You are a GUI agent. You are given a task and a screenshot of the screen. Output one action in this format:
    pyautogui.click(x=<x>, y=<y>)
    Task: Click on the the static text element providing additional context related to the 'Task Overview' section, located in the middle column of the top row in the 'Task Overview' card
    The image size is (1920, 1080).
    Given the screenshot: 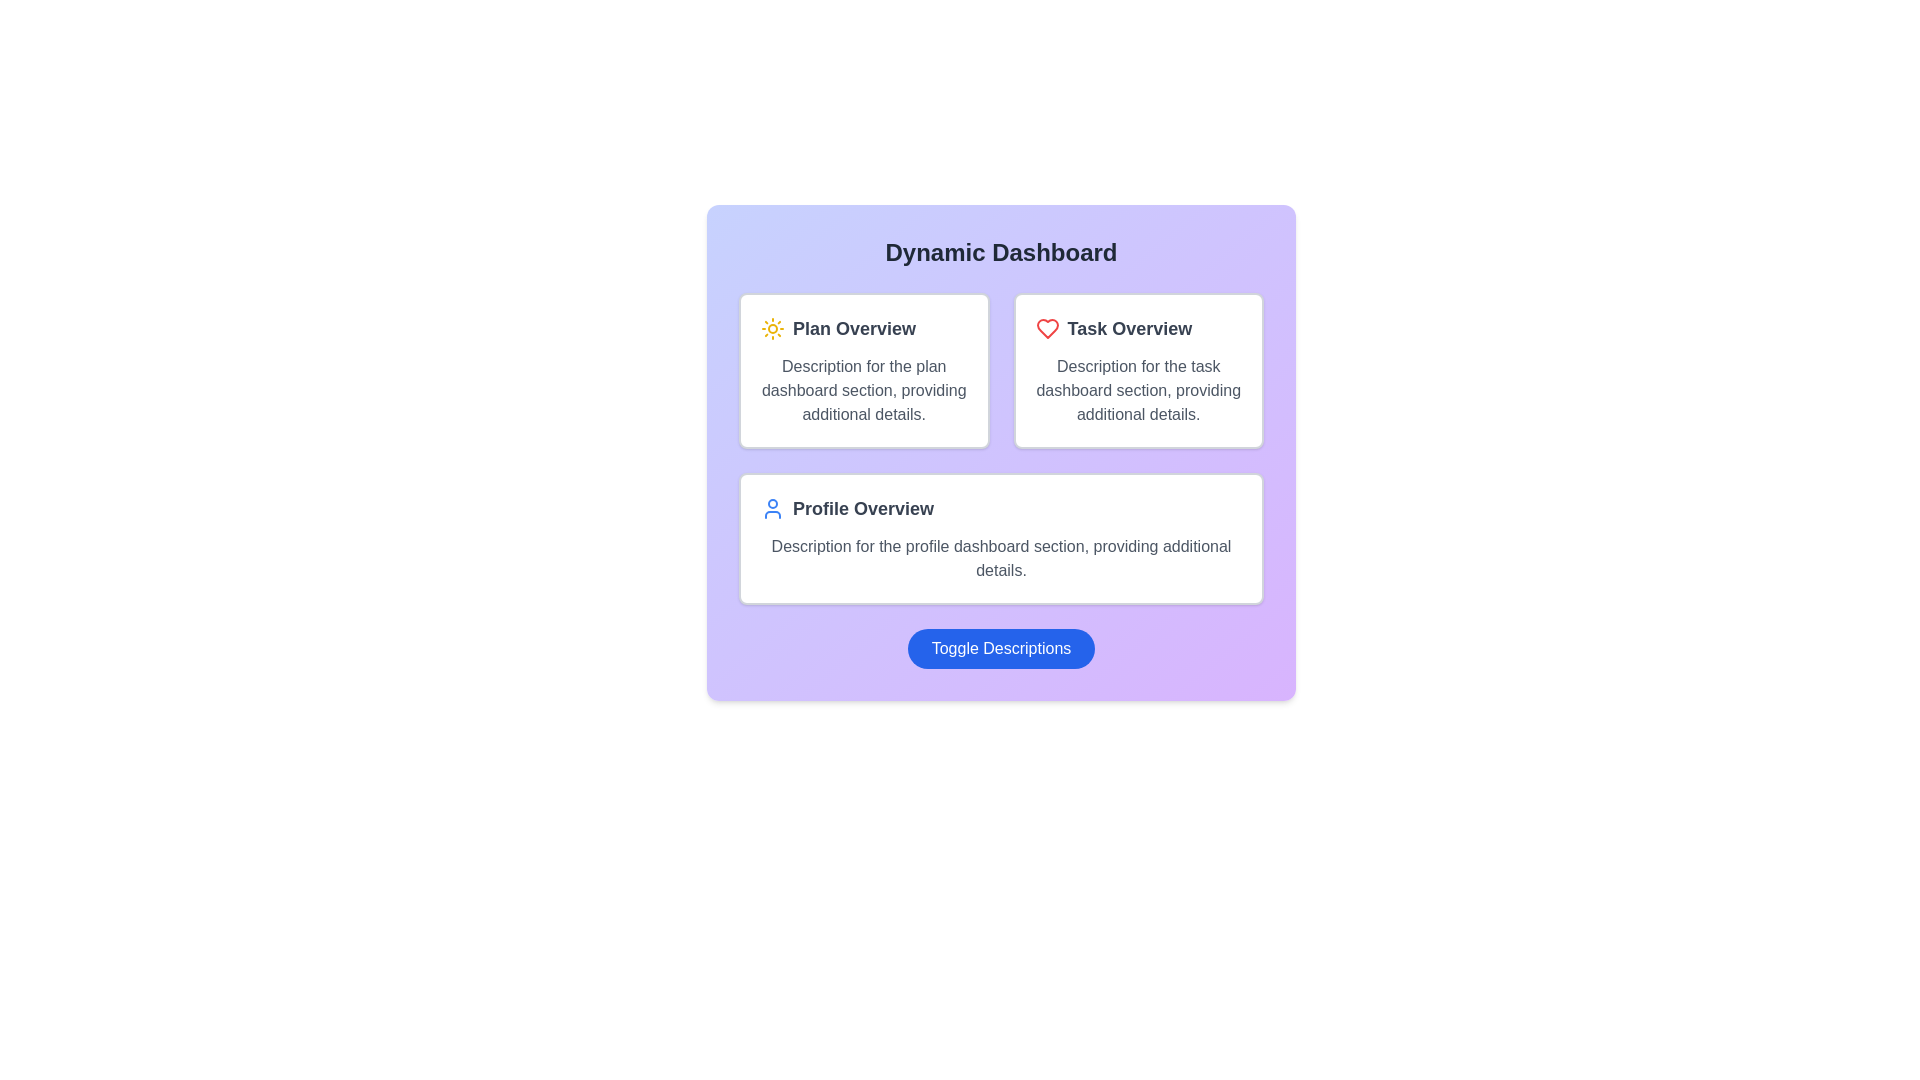 What is the action you would take?
    pyautogui.click(x=1138, y=390)
    